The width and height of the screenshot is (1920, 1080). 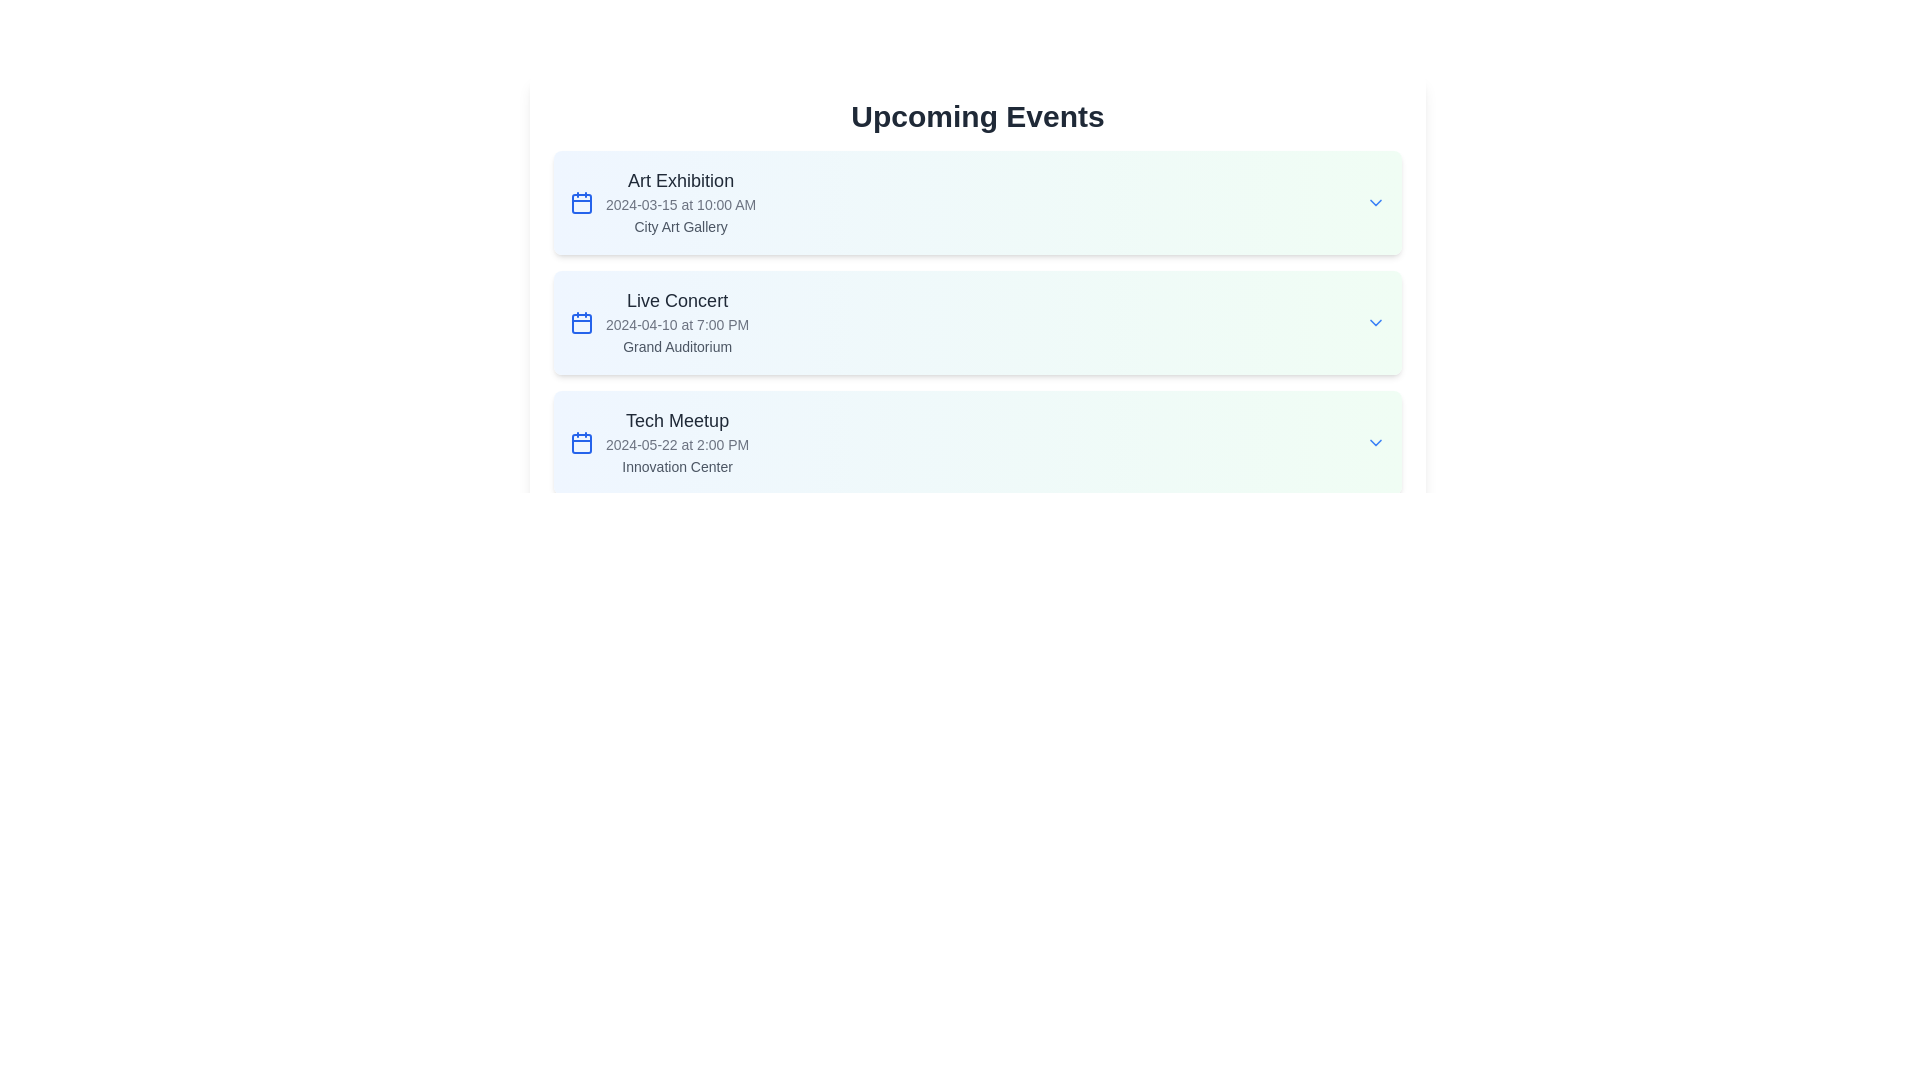 What do you see at coordinates (677, 442) in the screenshot?
I see `the informational text block detailing the 'Tech Meetup', which is the third element in the list of upcoming events below the heading 'Upcoming Events'` at bounding box center [677, 442].